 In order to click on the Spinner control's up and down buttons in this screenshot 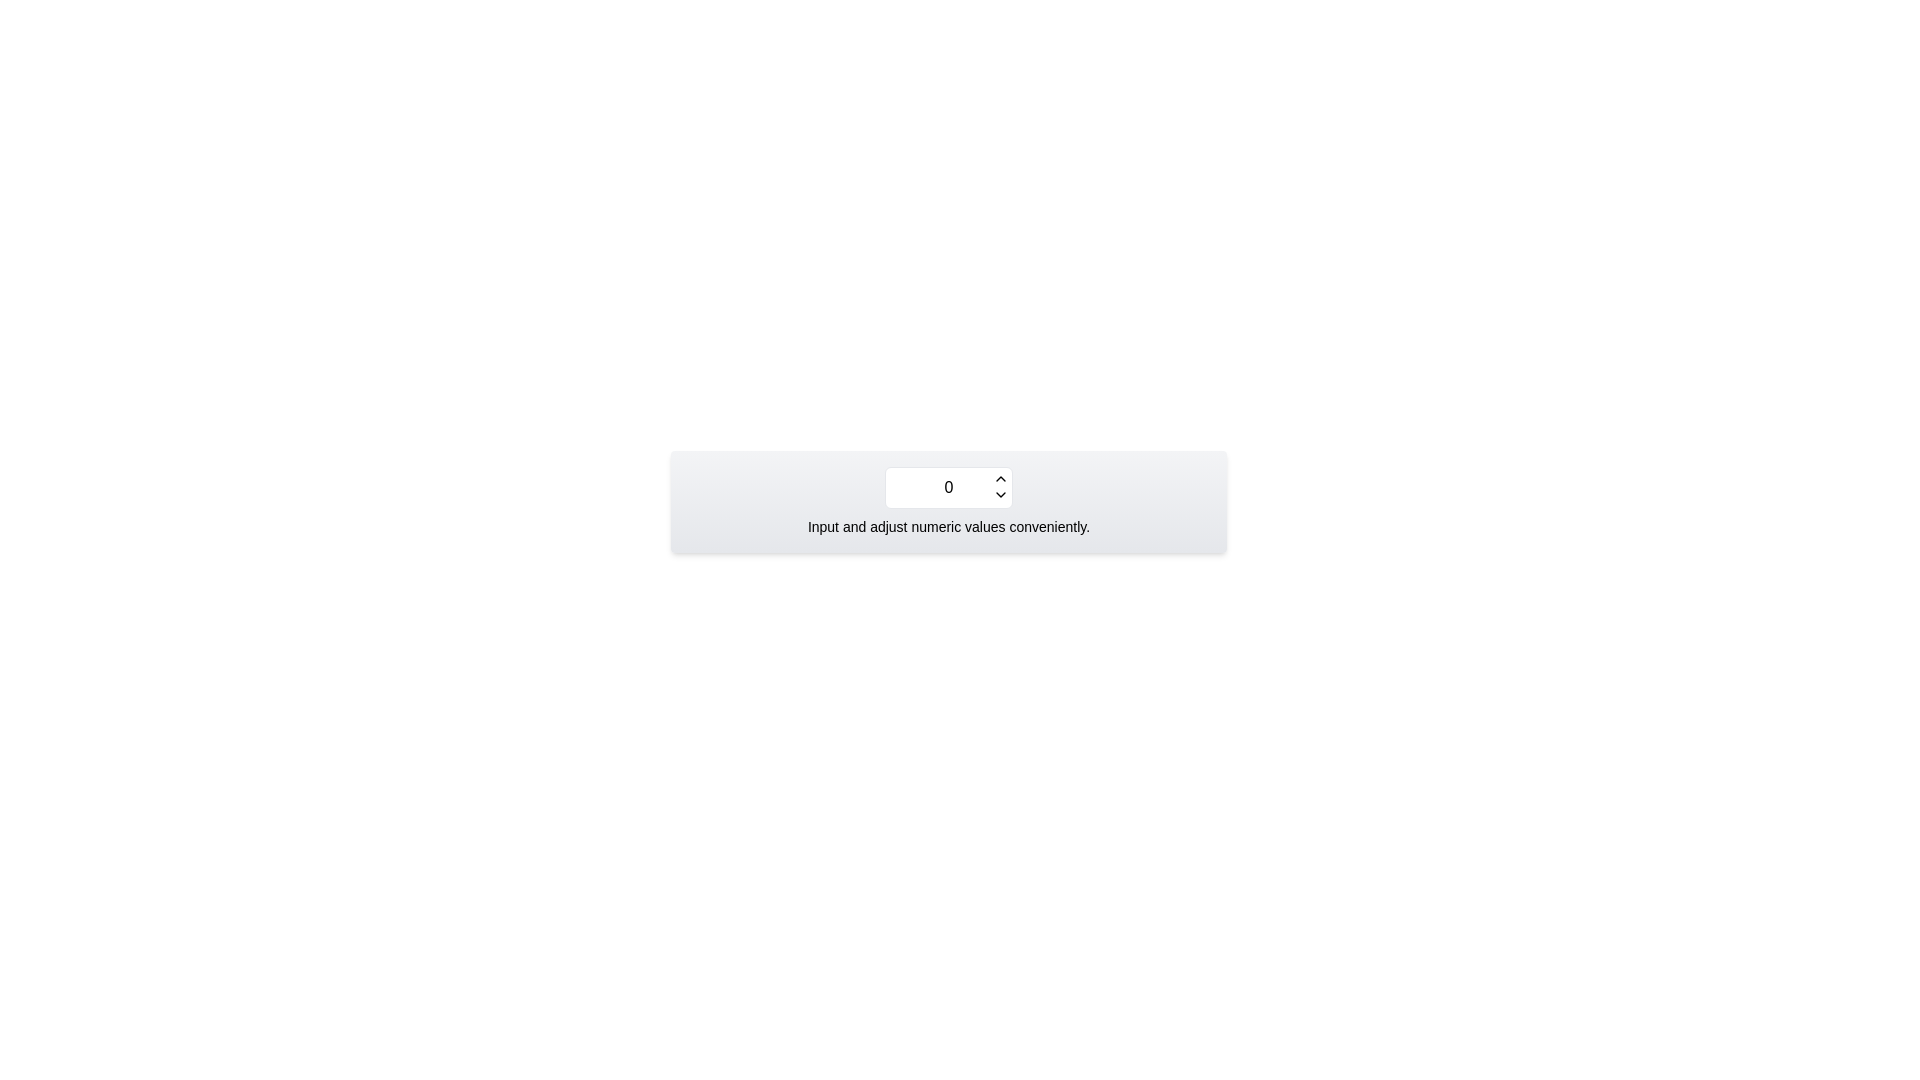, I will do `click(1001, 486)`.